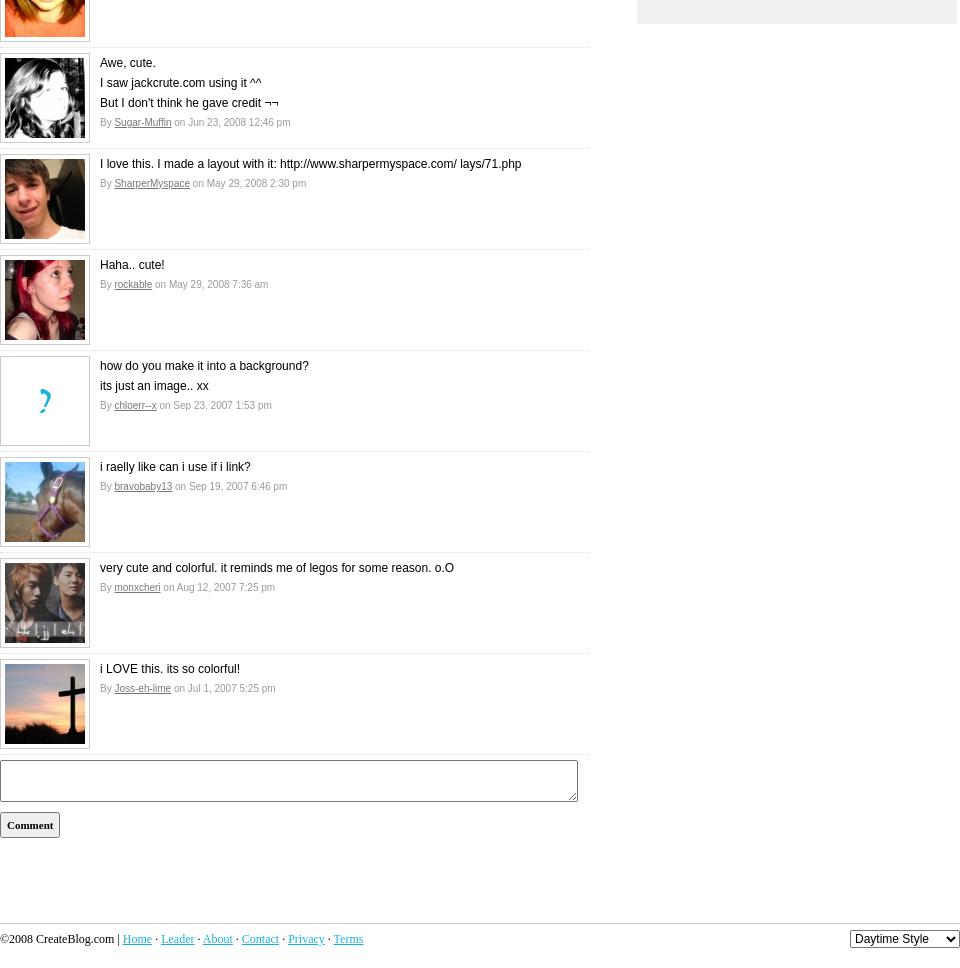 The image size is (960, 968). What do you see at coordinates (135, 587) in the screenshot?
I see `'monxcheri'` at bounding box center [135, 587].